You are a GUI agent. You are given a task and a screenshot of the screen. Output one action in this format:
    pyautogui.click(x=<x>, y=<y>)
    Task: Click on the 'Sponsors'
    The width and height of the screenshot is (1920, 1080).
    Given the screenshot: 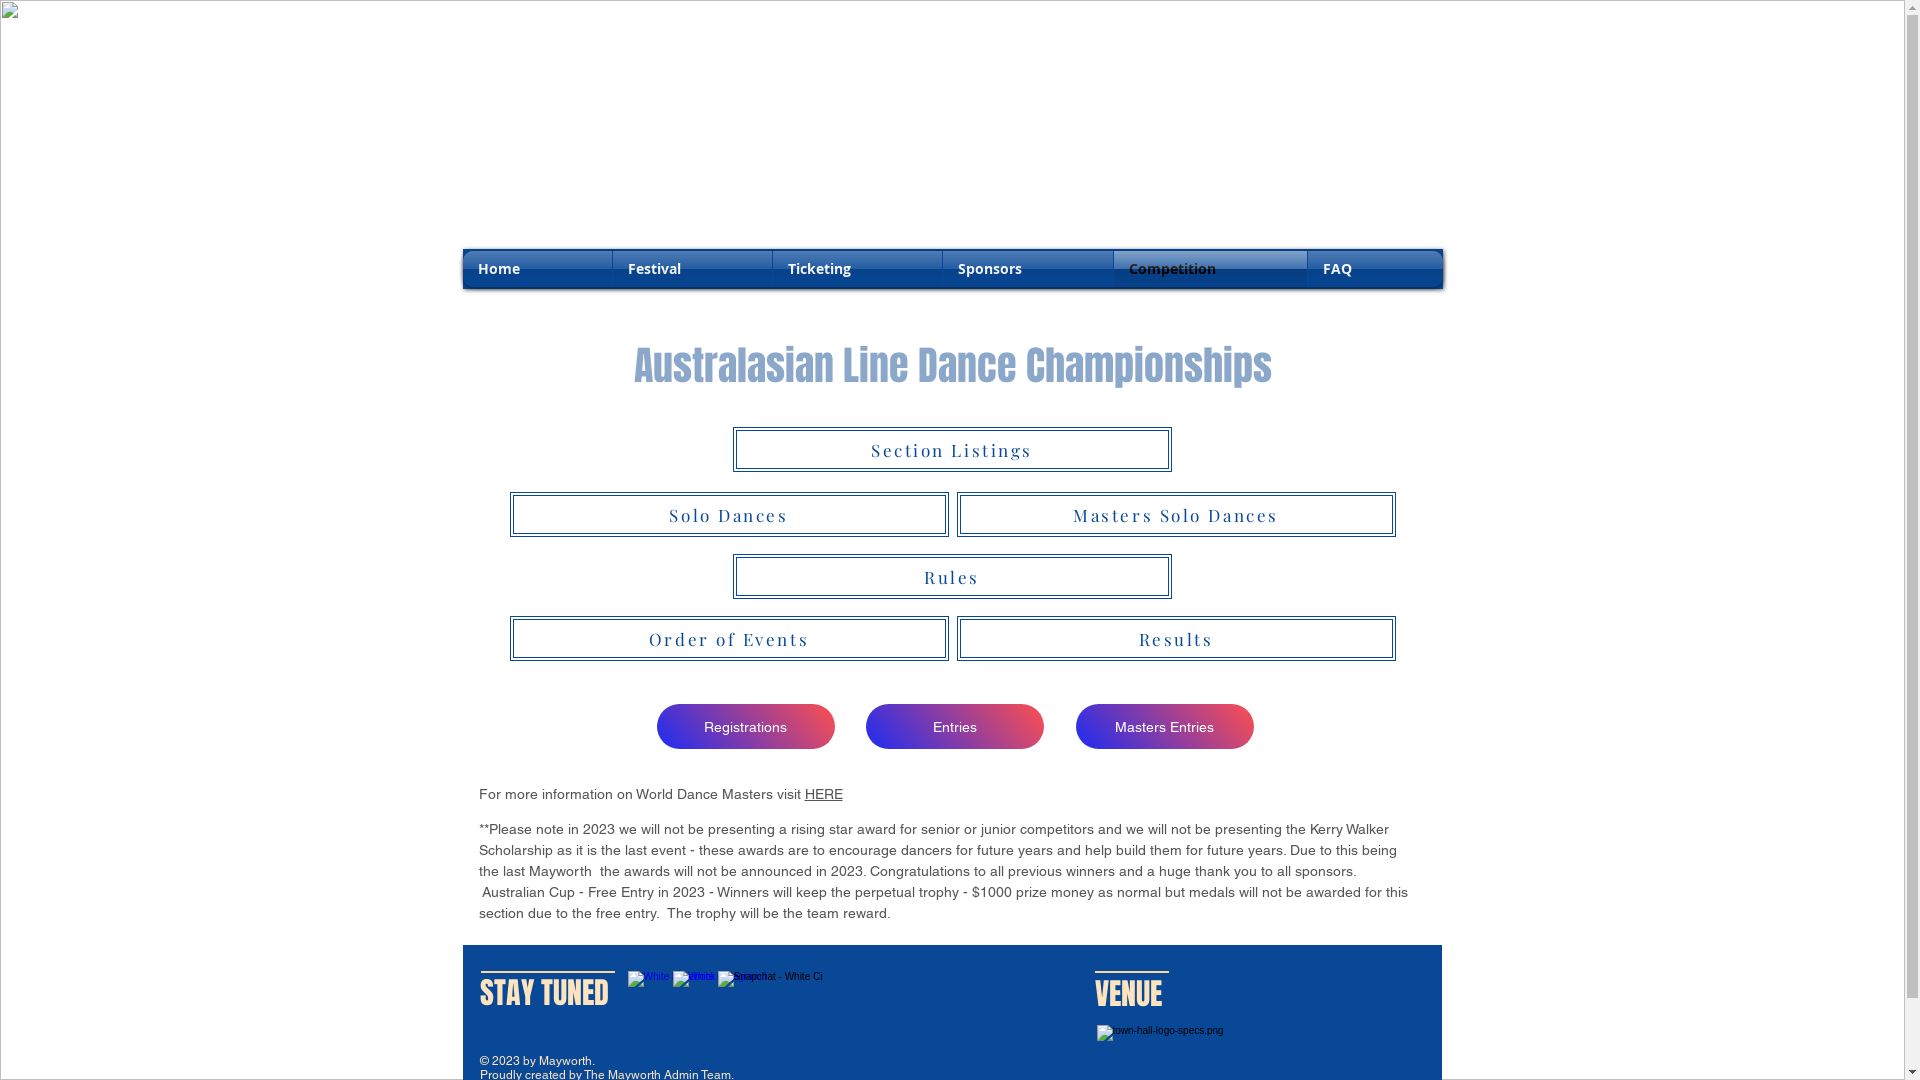 What is the action you would take?
    pyautogui.click(x=1027, y=268)
    